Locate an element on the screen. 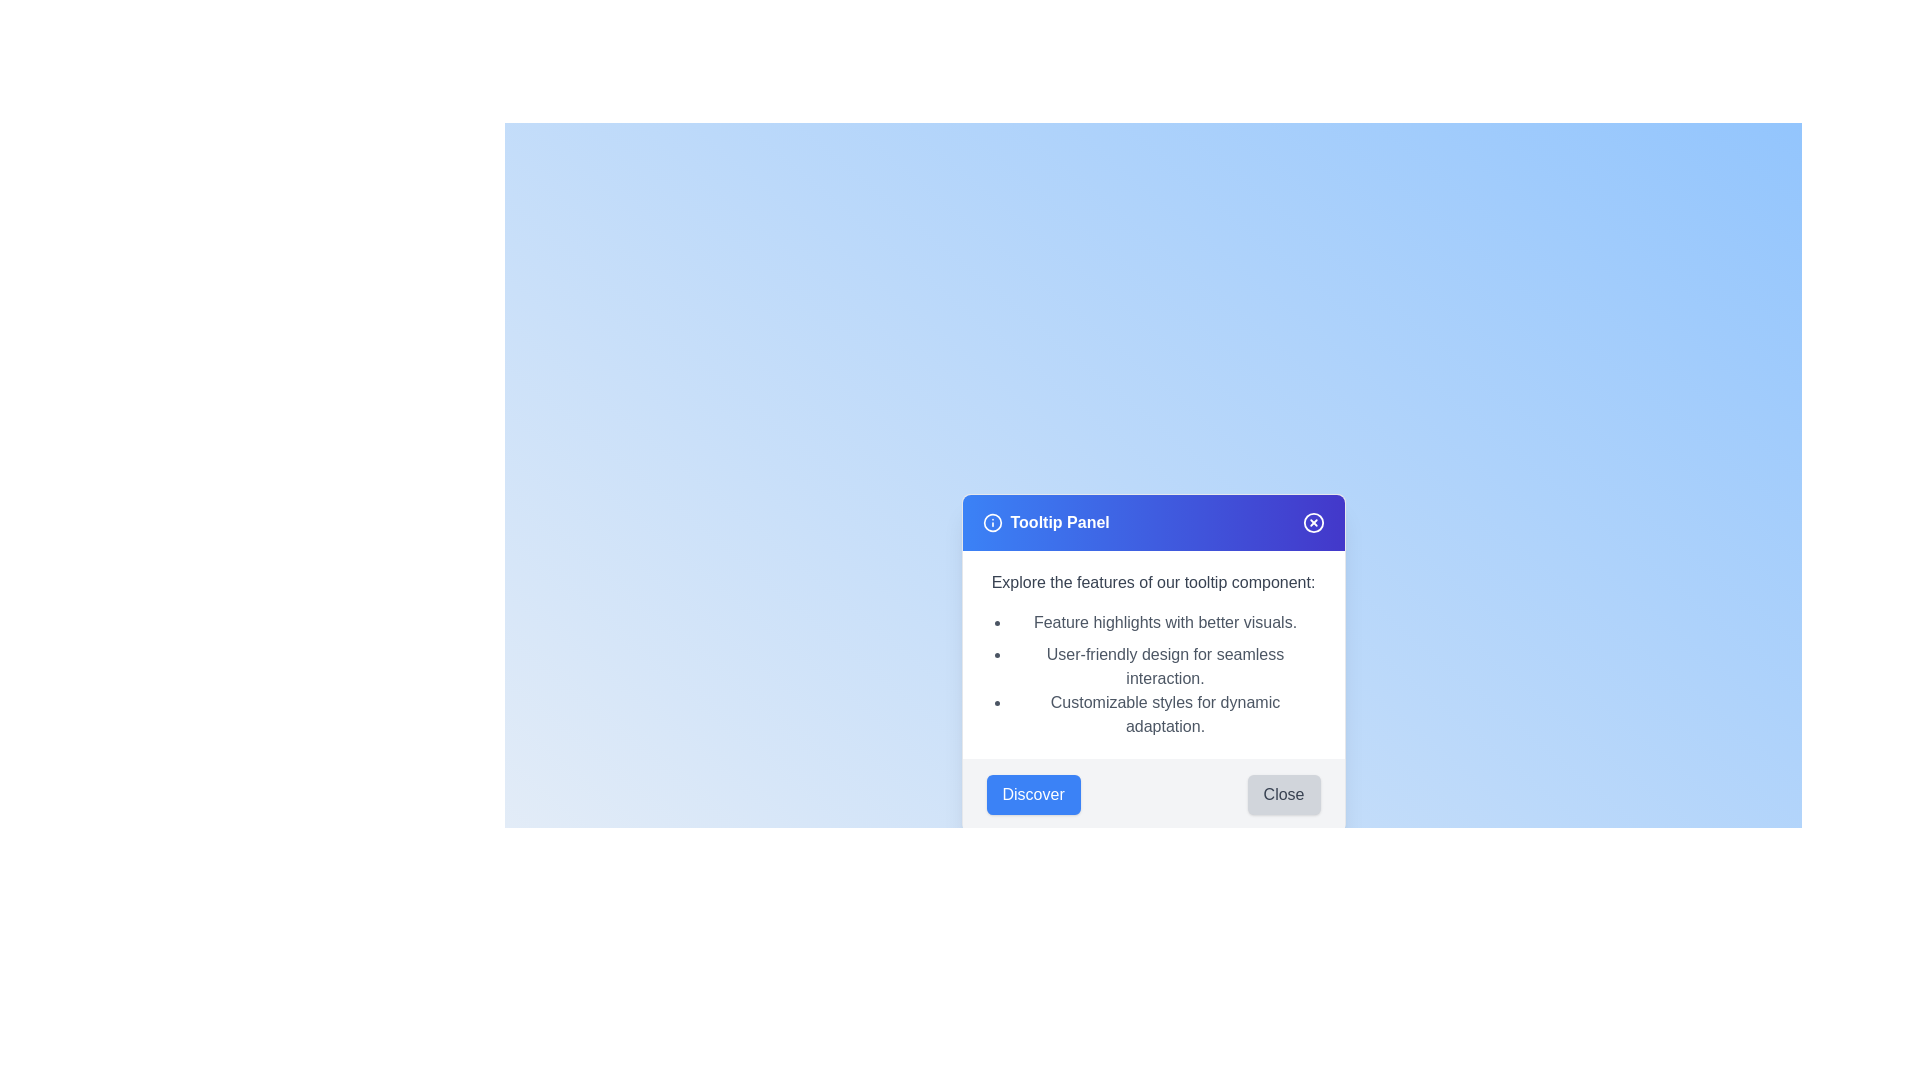 Image resolution: width=1920 pixels, height=1080 pixels. the static text element that says 'Customizable styles for dynamic adaptation.', which is the last item in a bulleted list in a tooltip panel is located at coordinates (1165, 713).